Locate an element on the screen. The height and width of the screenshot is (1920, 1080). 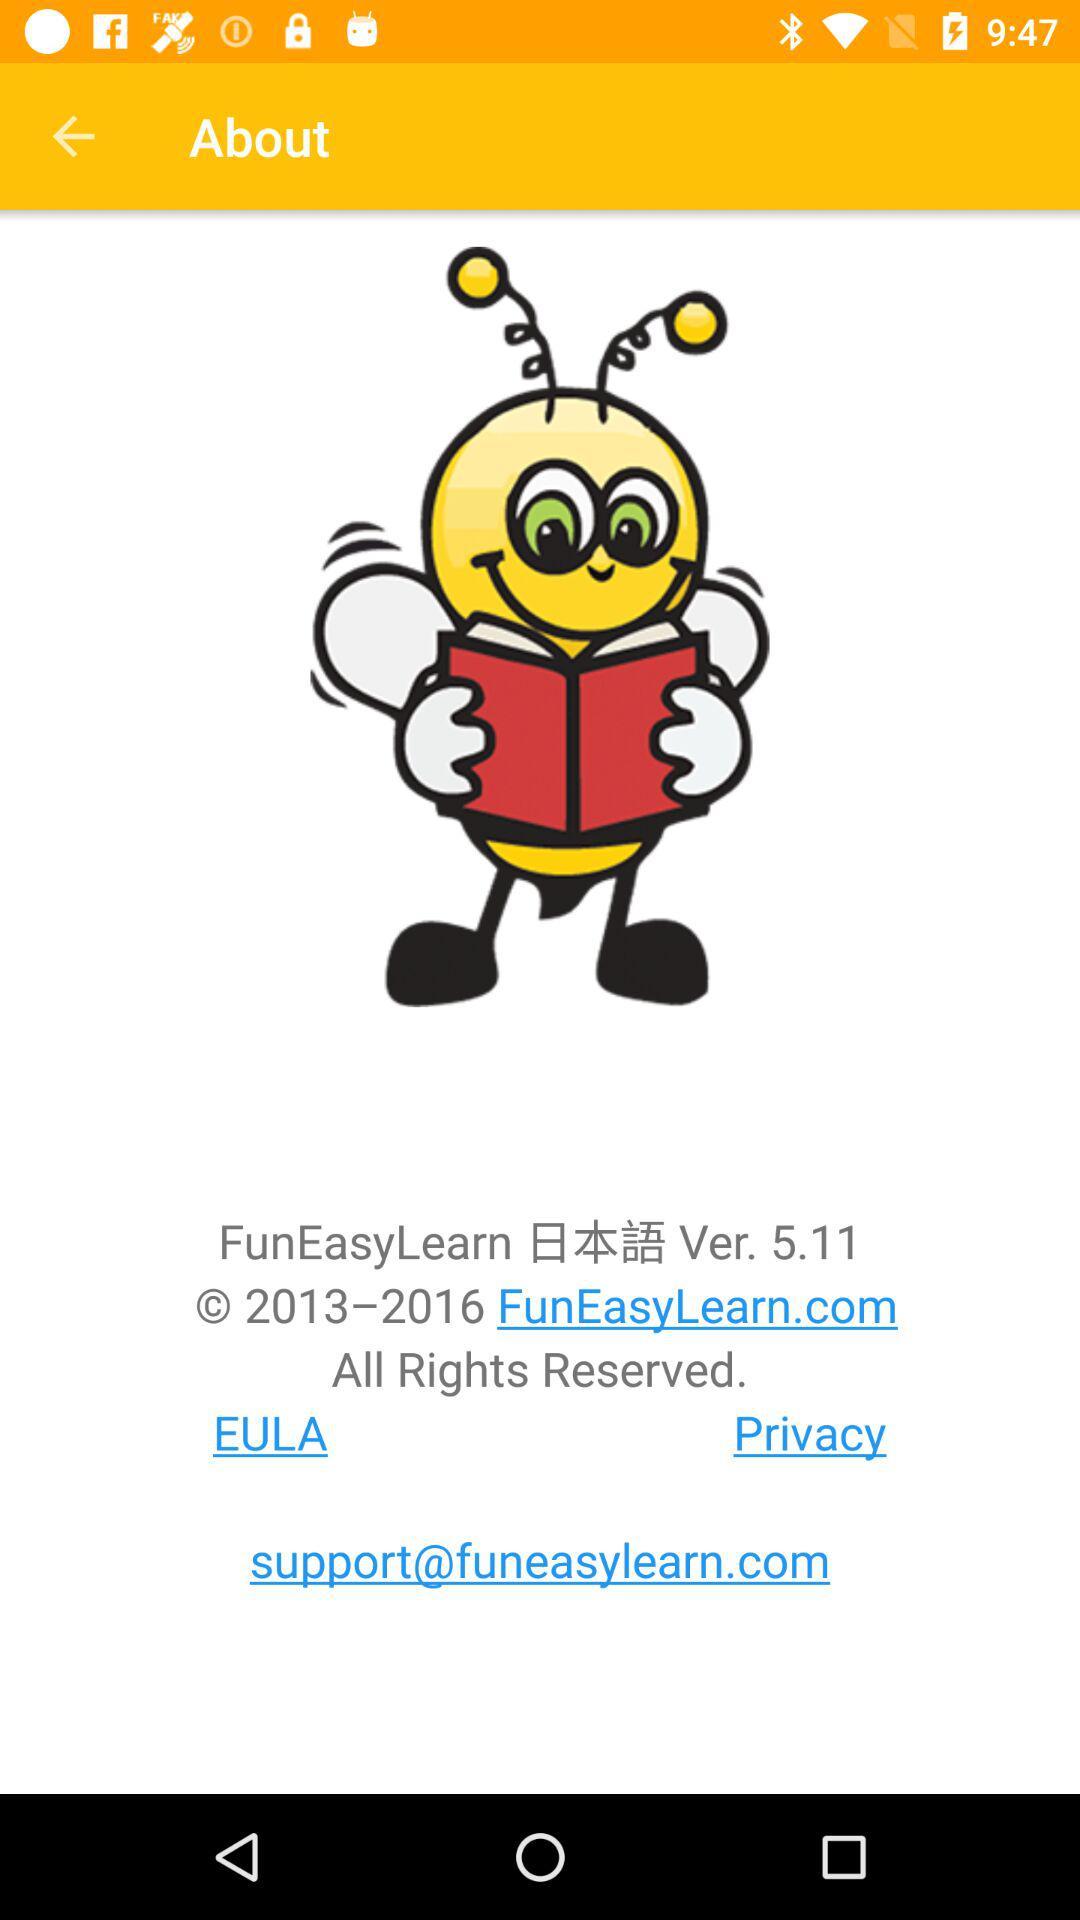
eula at the bottom left corner is located at coordinates (270, 1431).